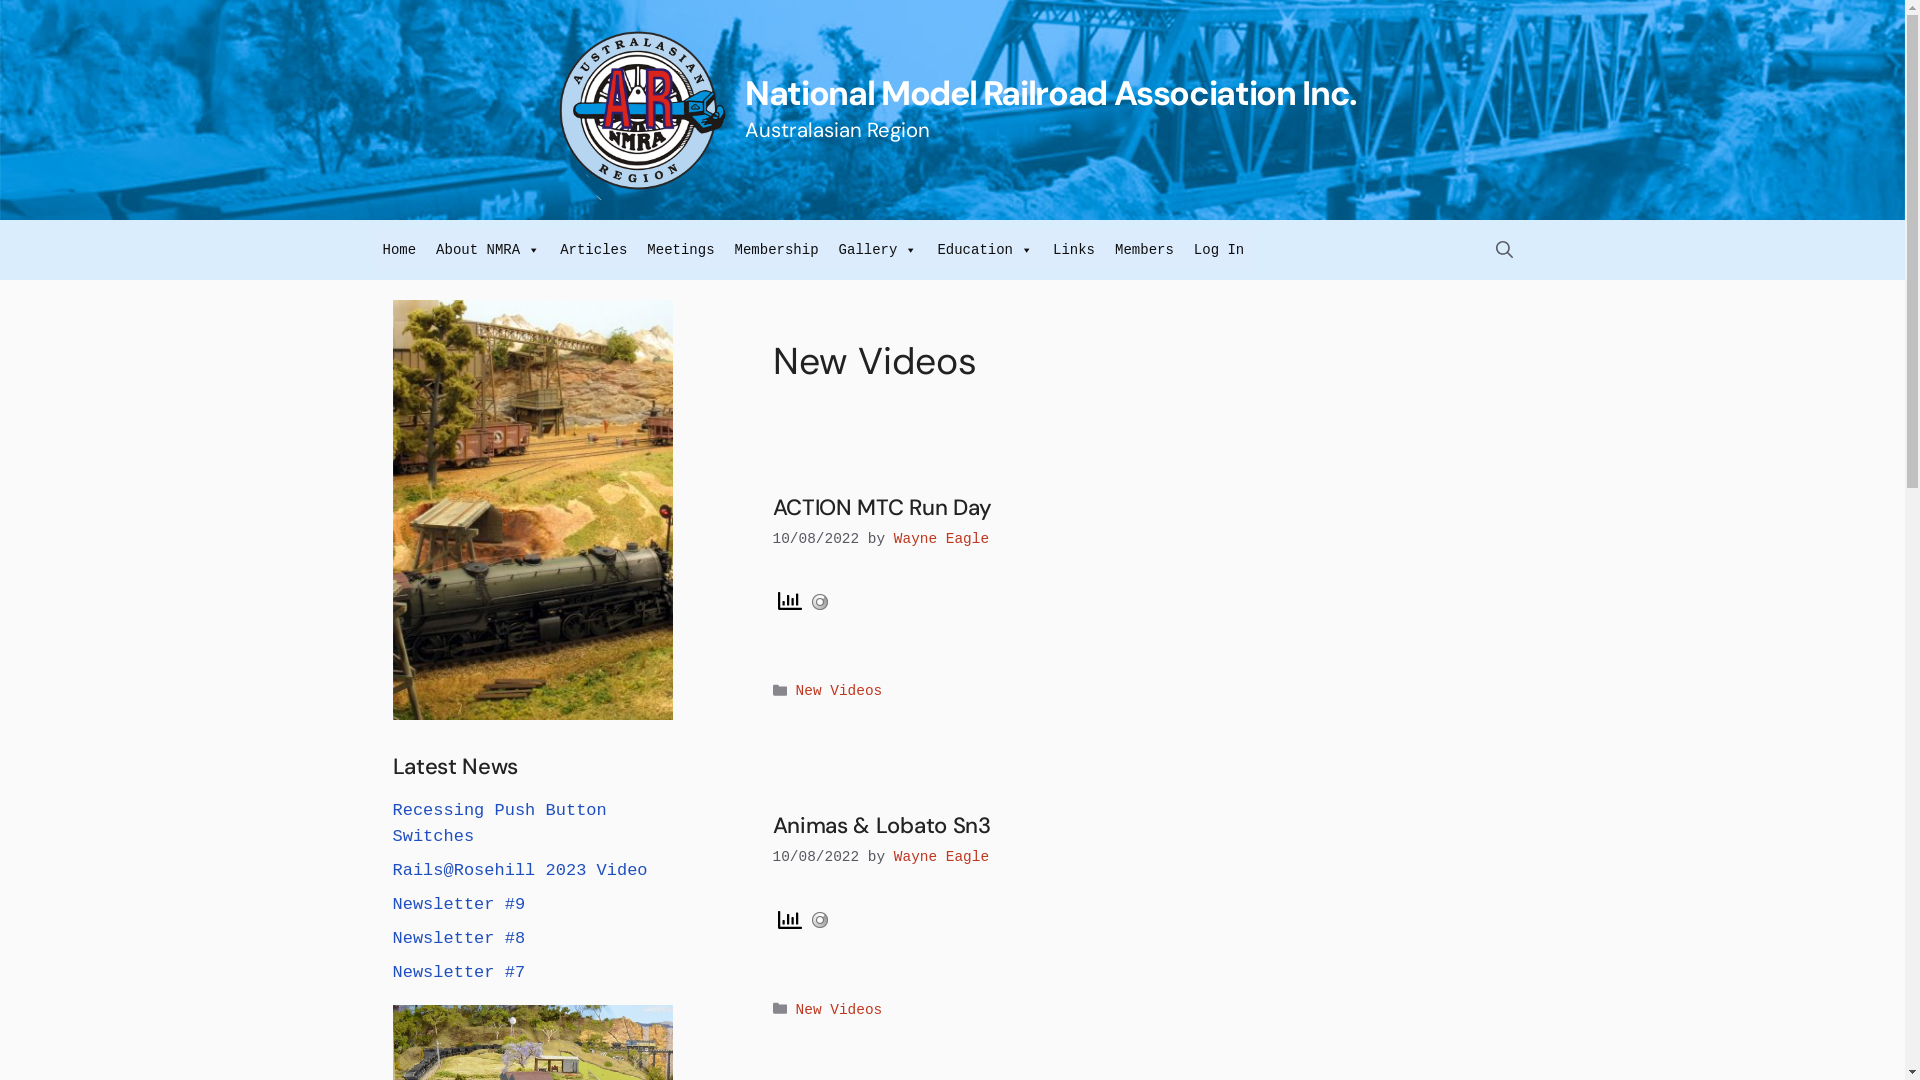  Describe the element at coordinates (592, 249) in the screenshot. I see `'Articles'` at that location.